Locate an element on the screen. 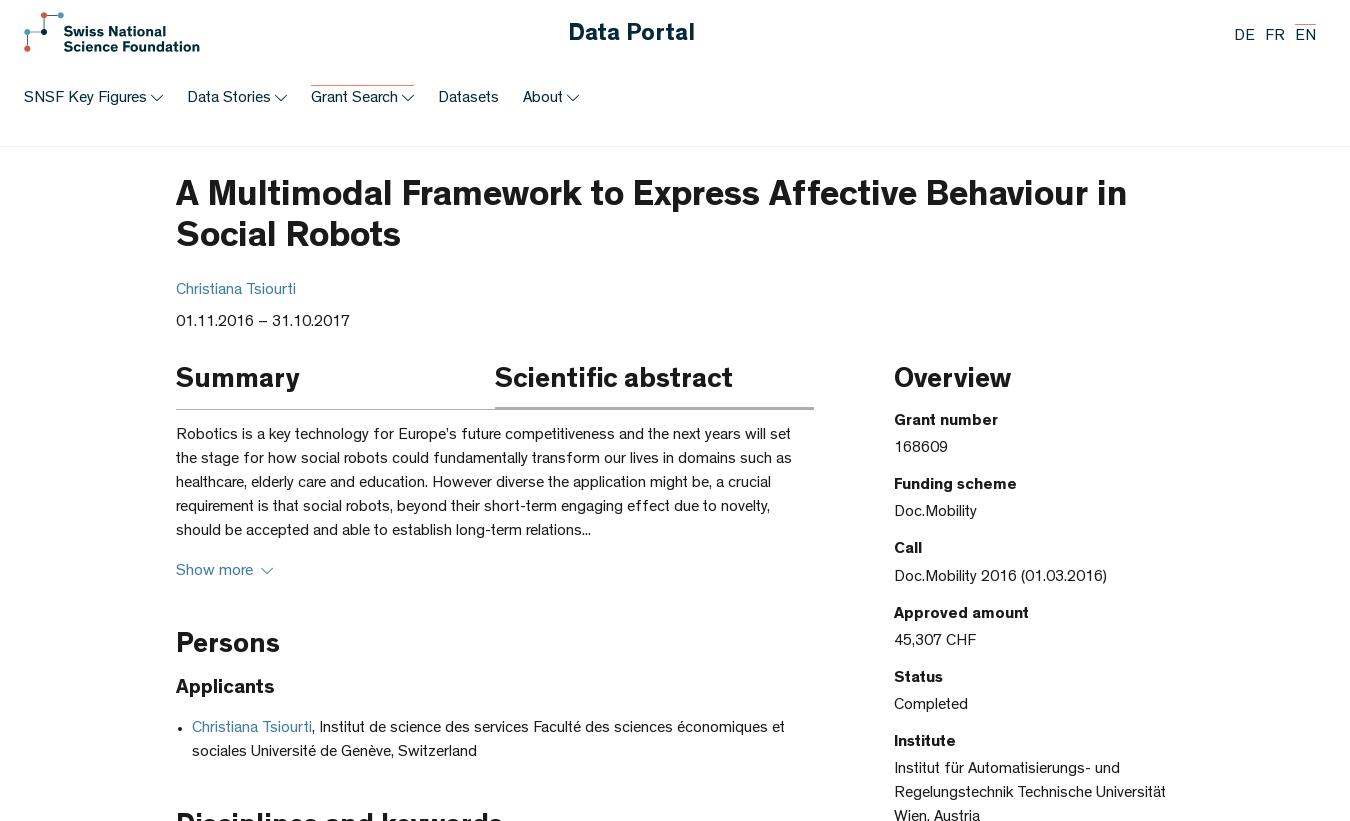 The image size is (1350, 821). 'Scientific abstract' is located at coordinates (613, 381).